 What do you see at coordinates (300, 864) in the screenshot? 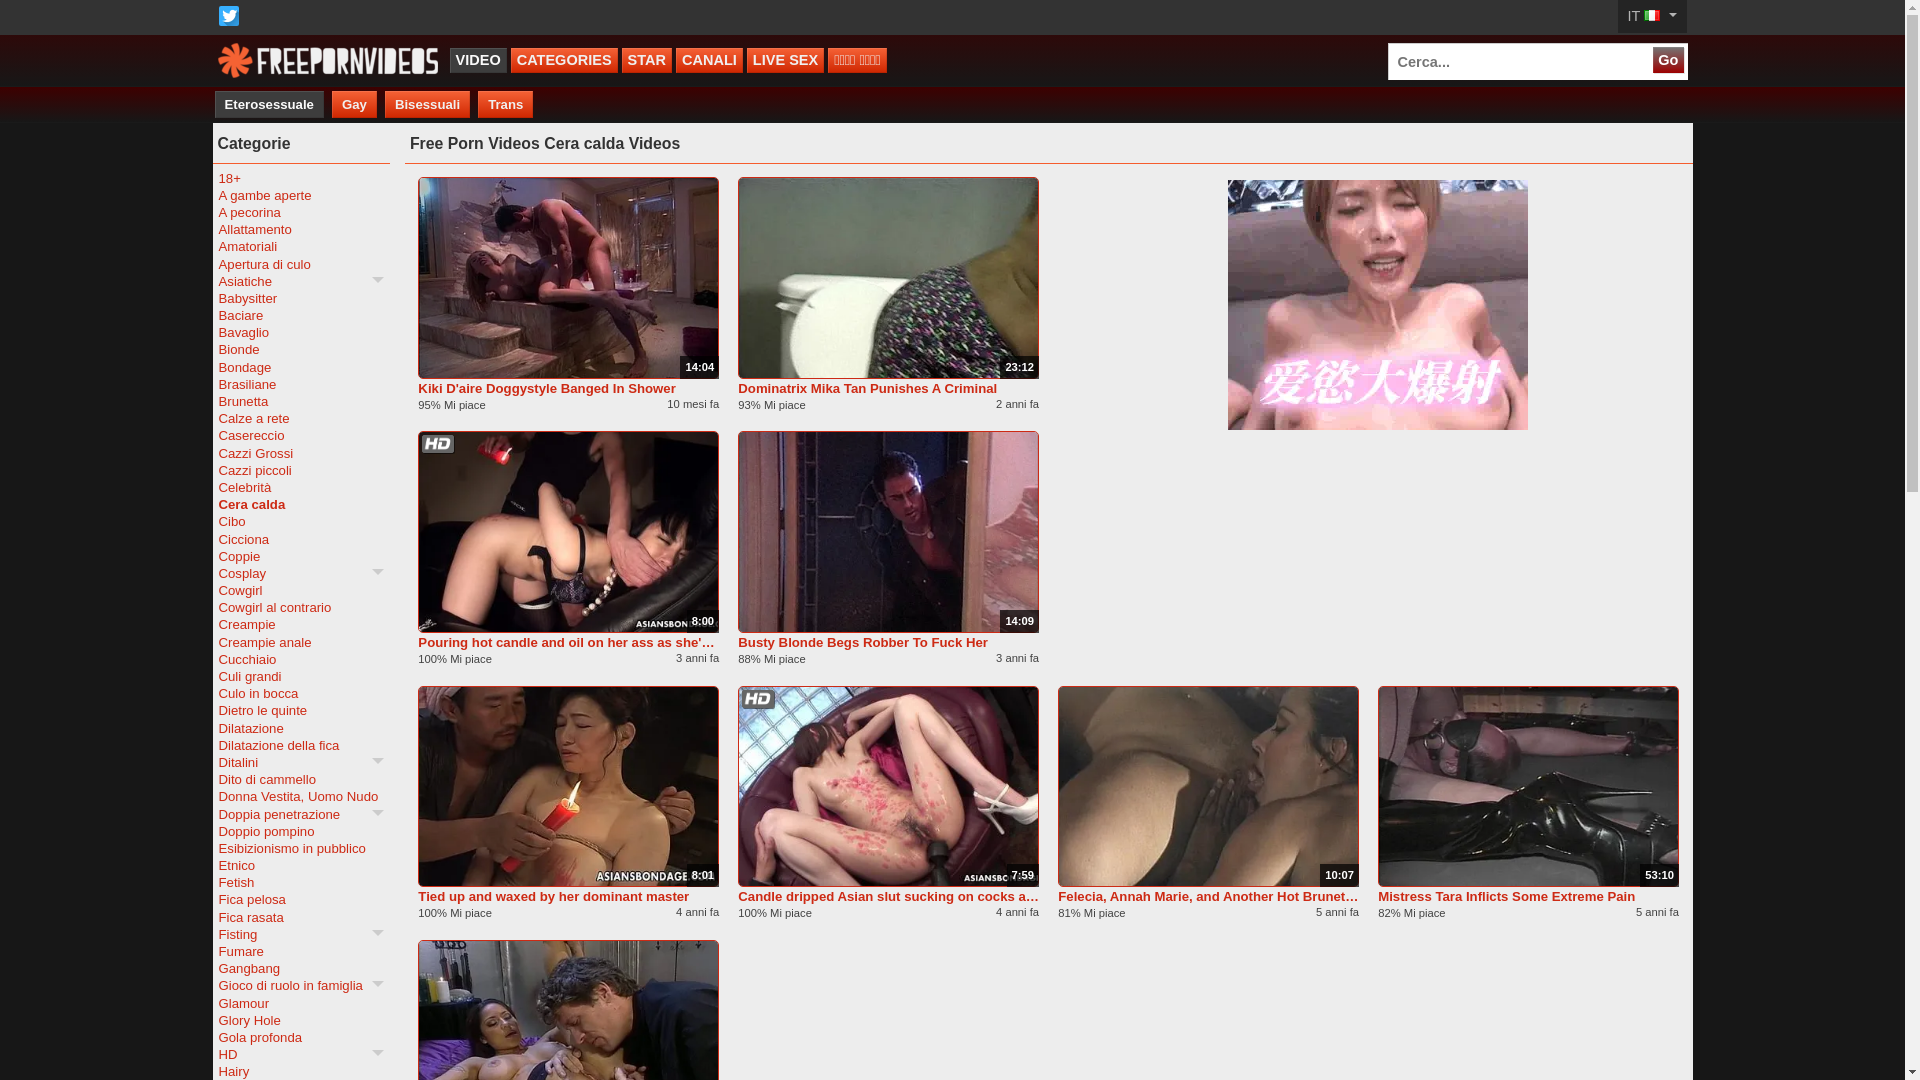
I see `'Etnico'` at bounding box center [300, 864].